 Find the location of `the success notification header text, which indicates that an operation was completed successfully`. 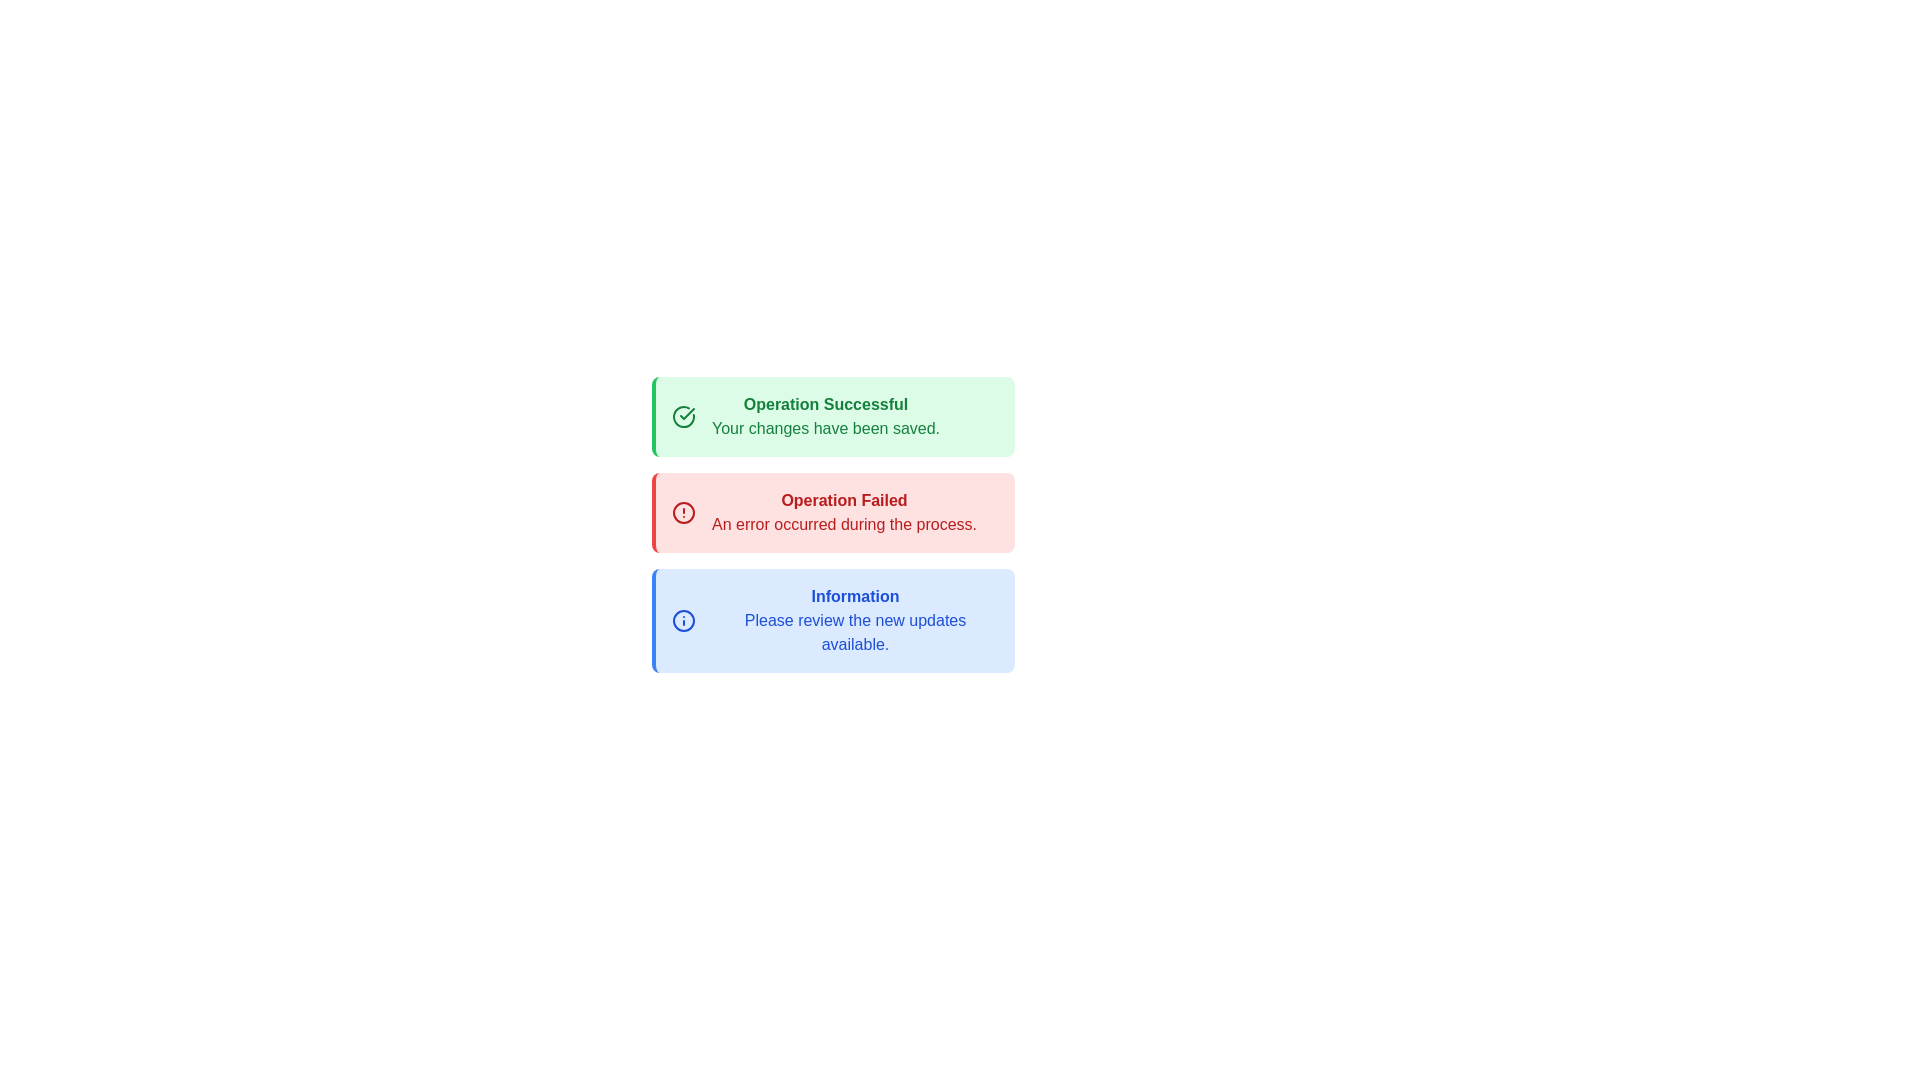

the success notification header text, which indicates that an operation was completed successfully is located at coordinates (825, 405).